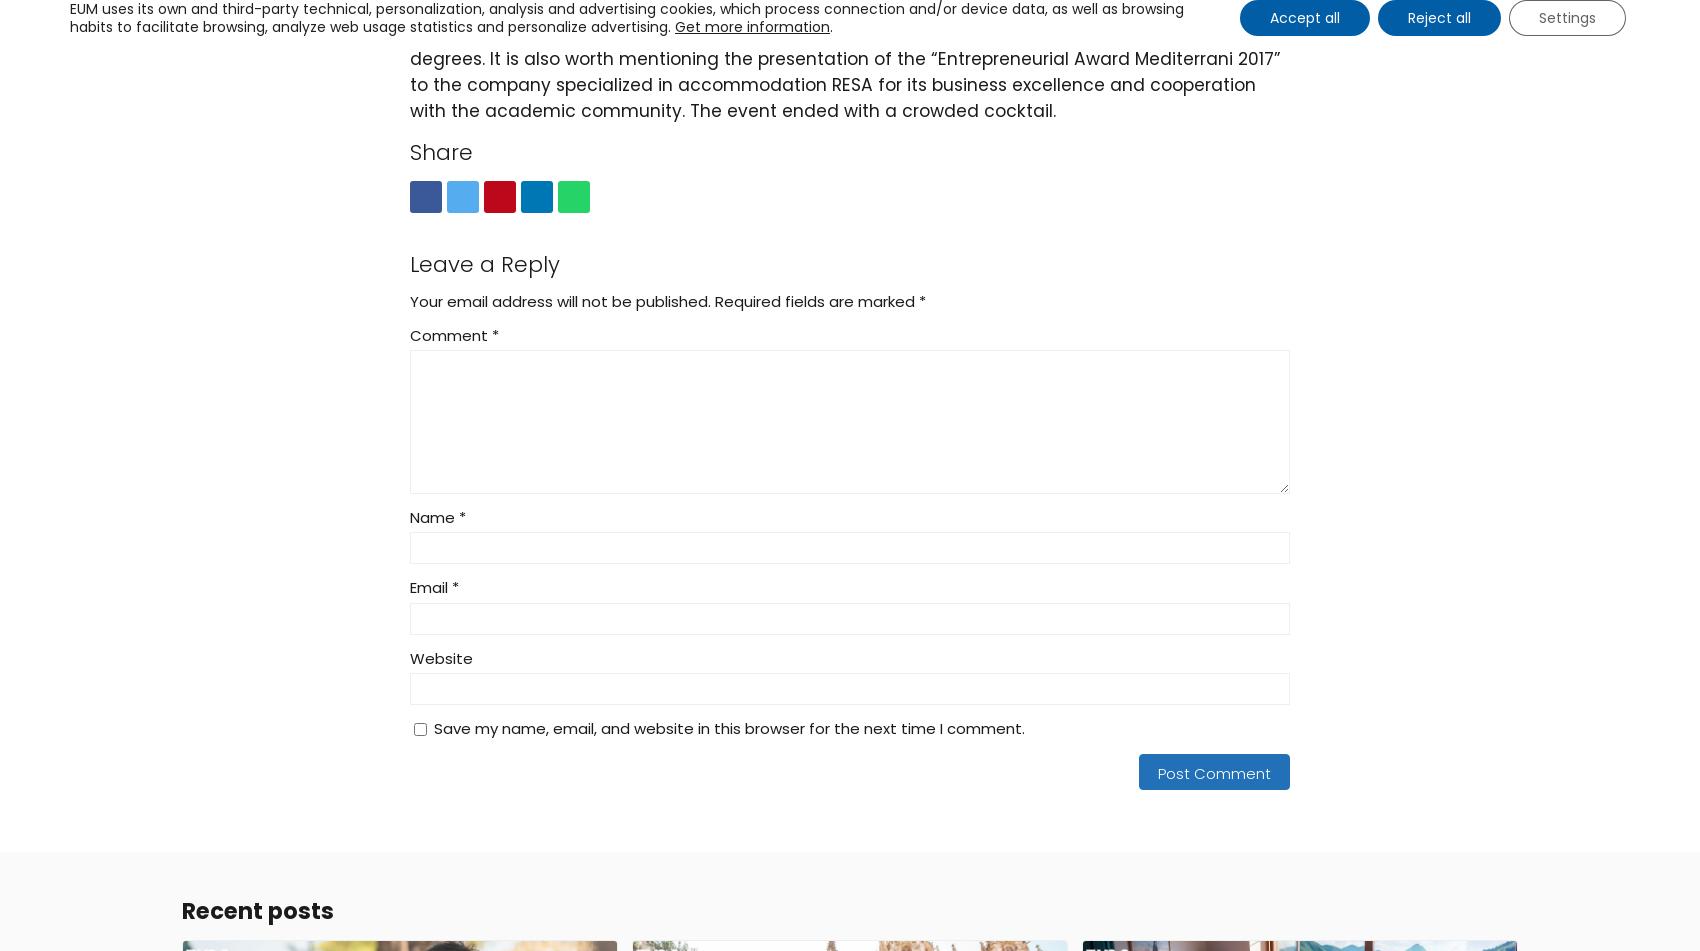  Describe the element at coordinates (1567, 17) in the screenshot. I see `'Settings'` at that location.